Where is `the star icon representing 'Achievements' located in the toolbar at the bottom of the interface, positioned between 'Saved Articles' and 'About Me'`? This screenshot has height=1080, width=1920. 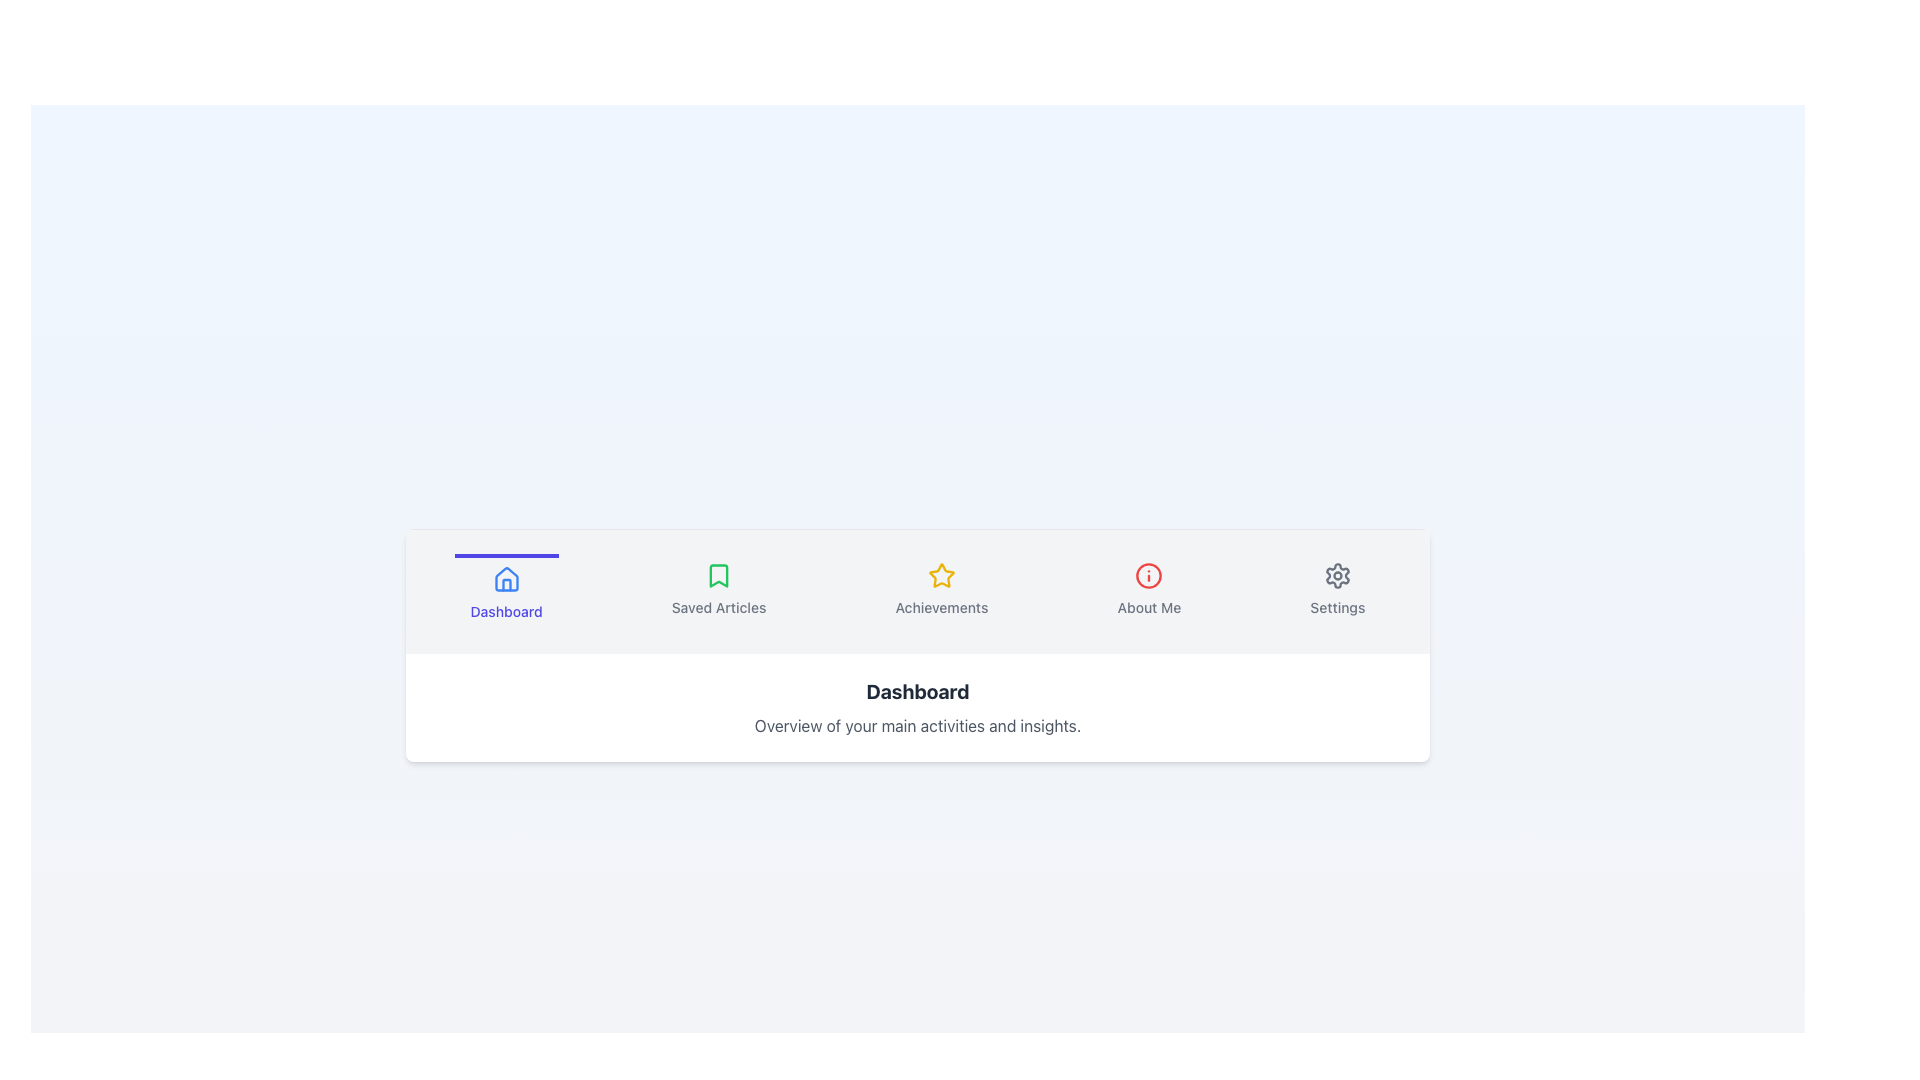
the star icon representing 'Achievements' located in the toolbar at the bottom of the interface, positioned between 'Saved Articles' and 'About Me' is located at coordinates (940, 575).